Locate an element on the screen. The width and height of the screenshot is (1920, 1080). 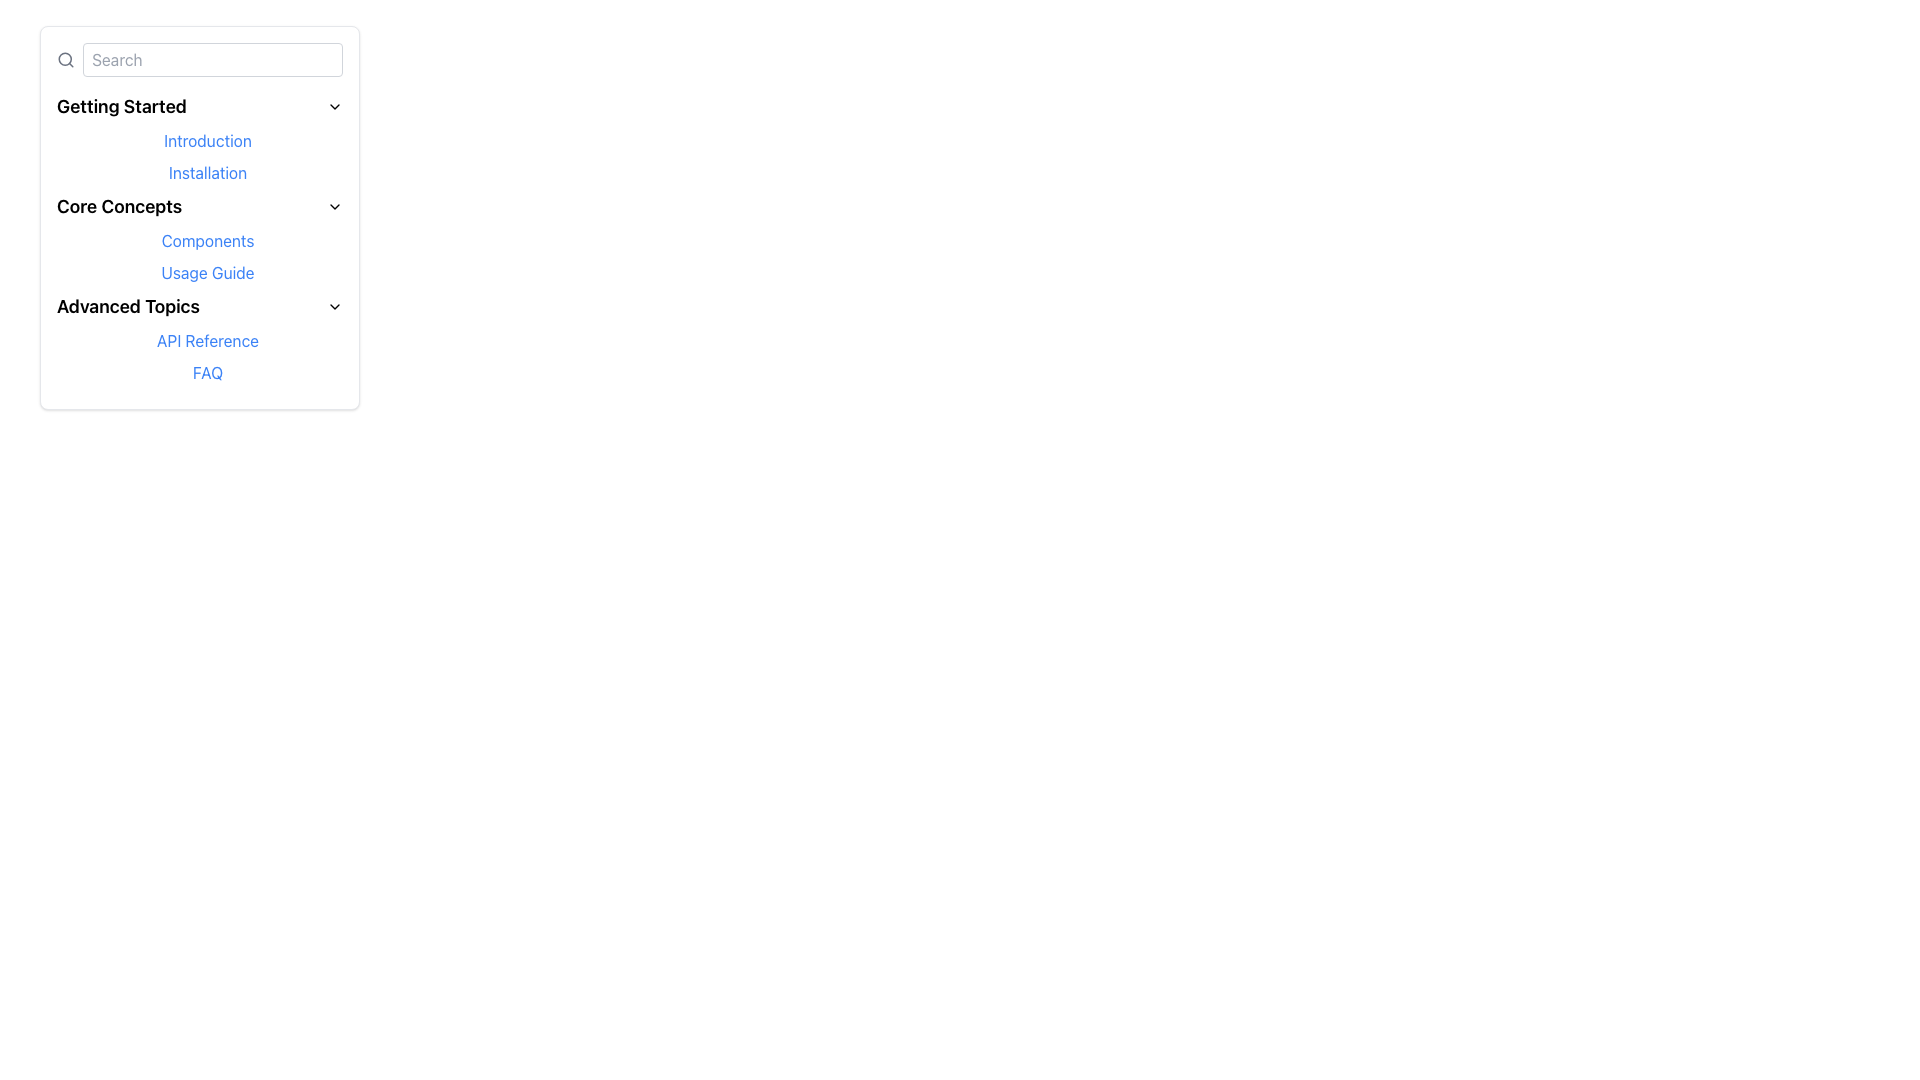
the first hyperlink under the 'Getting Started' section in the navigation menu is located at coordinates (207, 140).